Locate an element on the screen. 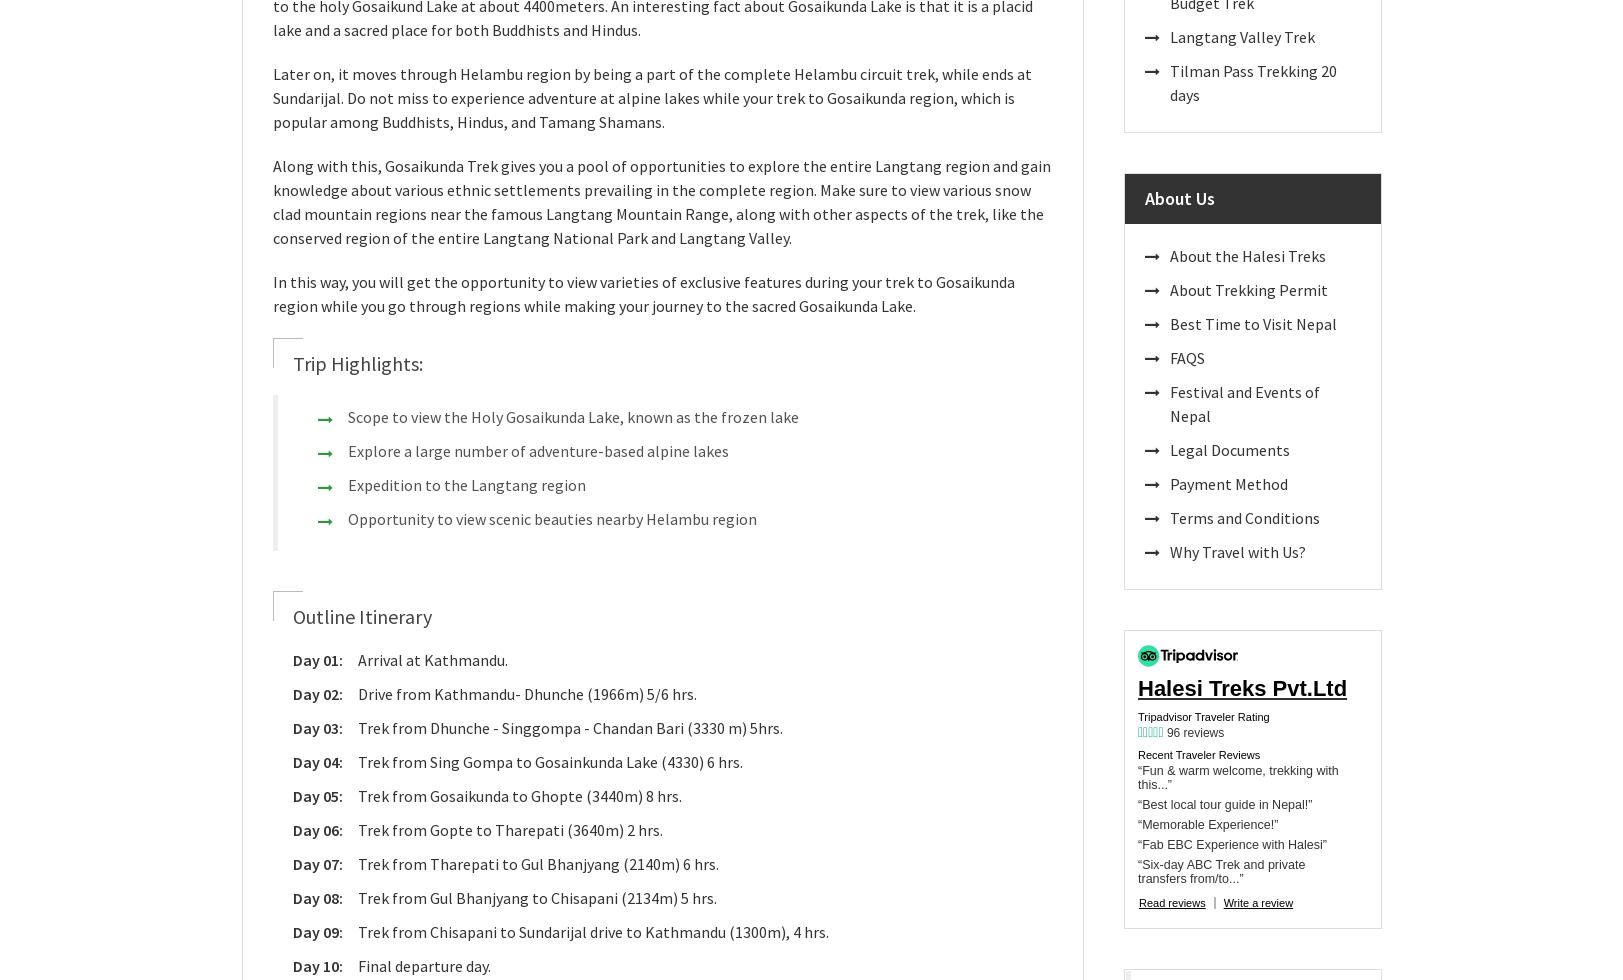 The image size is (1623, 980). 'About Us' is located at coordinates (1178, 198).